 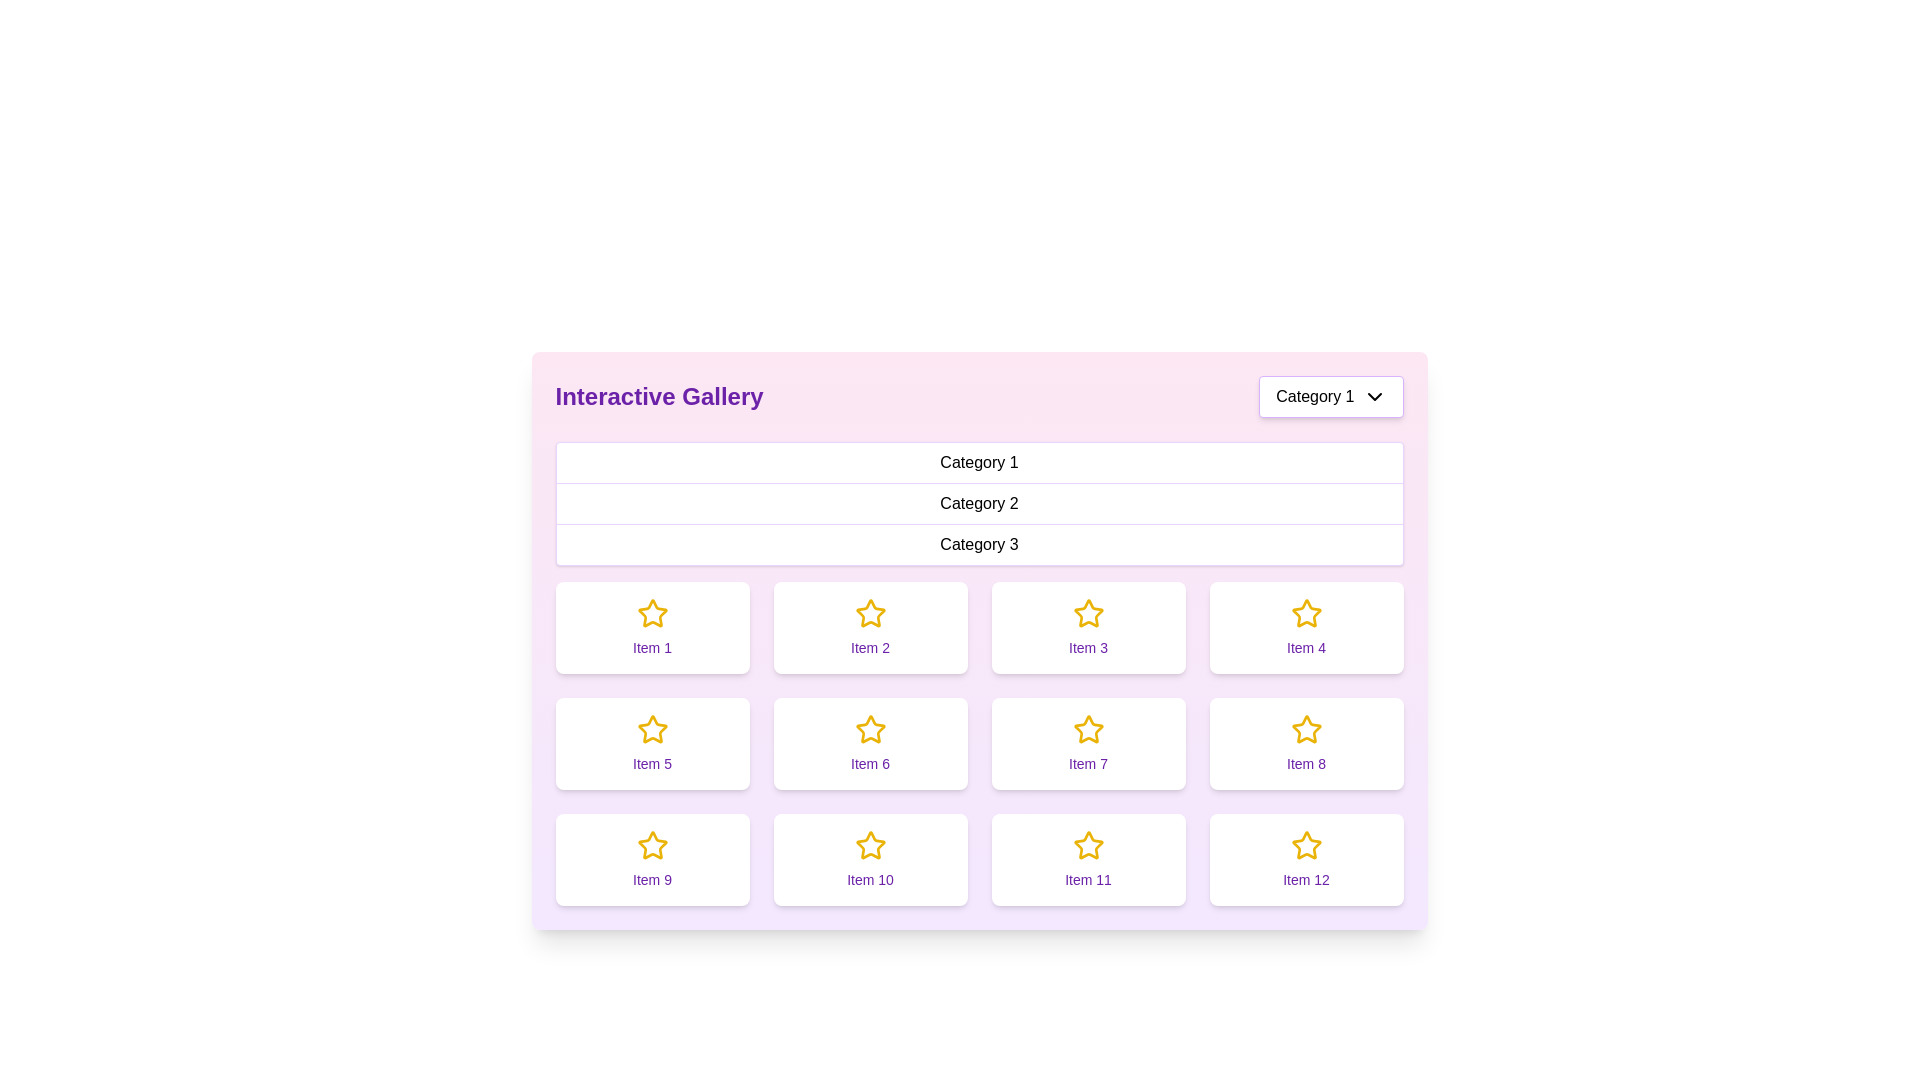 I want to click on the Star rating icon located in the third row and first column of the grid layout in the interactive gallery, above the label 'Item 9' for a special action, so click(x=652, y=845).